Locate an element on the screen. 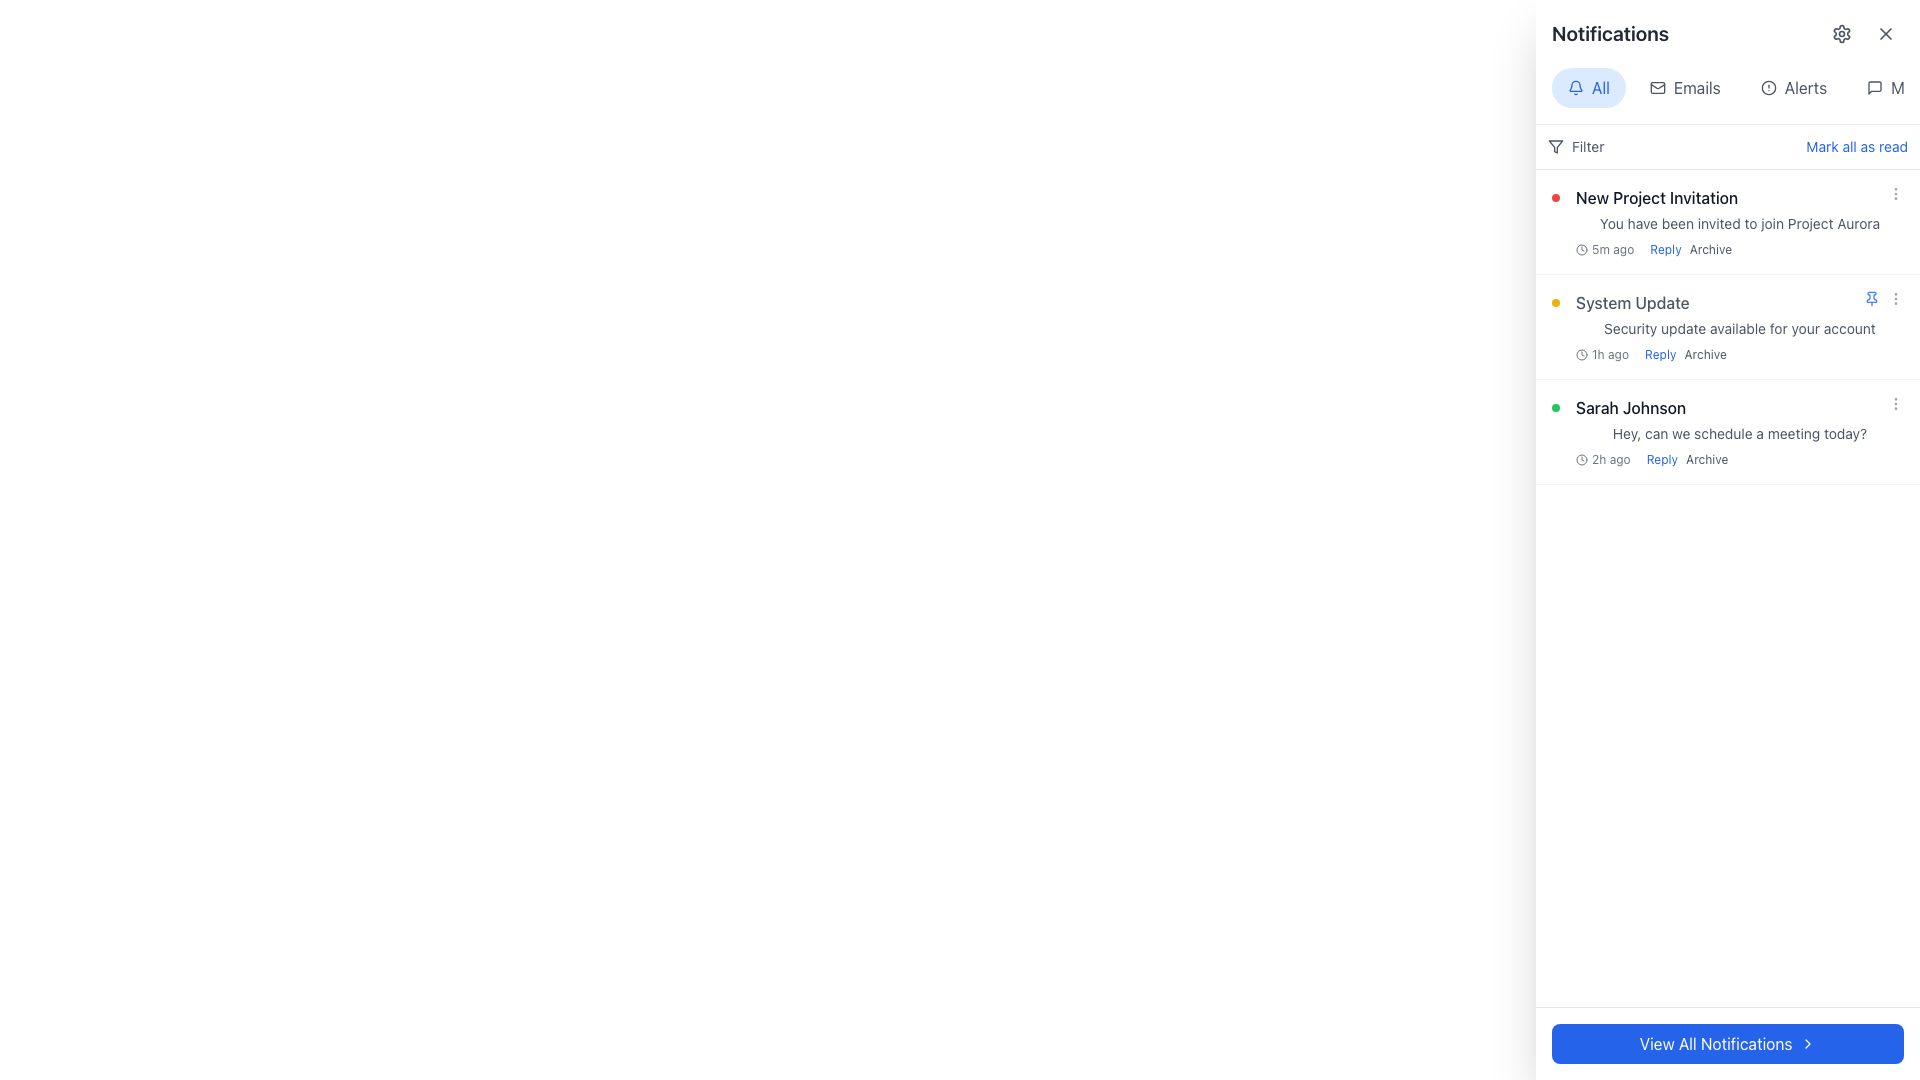 Image resolution: width=1920 pixels, height=1080 pixels. the visual design of the triangle-shaped graphical icon styled as an outline located in the notification section's navigation bar, positioned near the 'Mark all as read' link is located at coordinates (1554, 145).